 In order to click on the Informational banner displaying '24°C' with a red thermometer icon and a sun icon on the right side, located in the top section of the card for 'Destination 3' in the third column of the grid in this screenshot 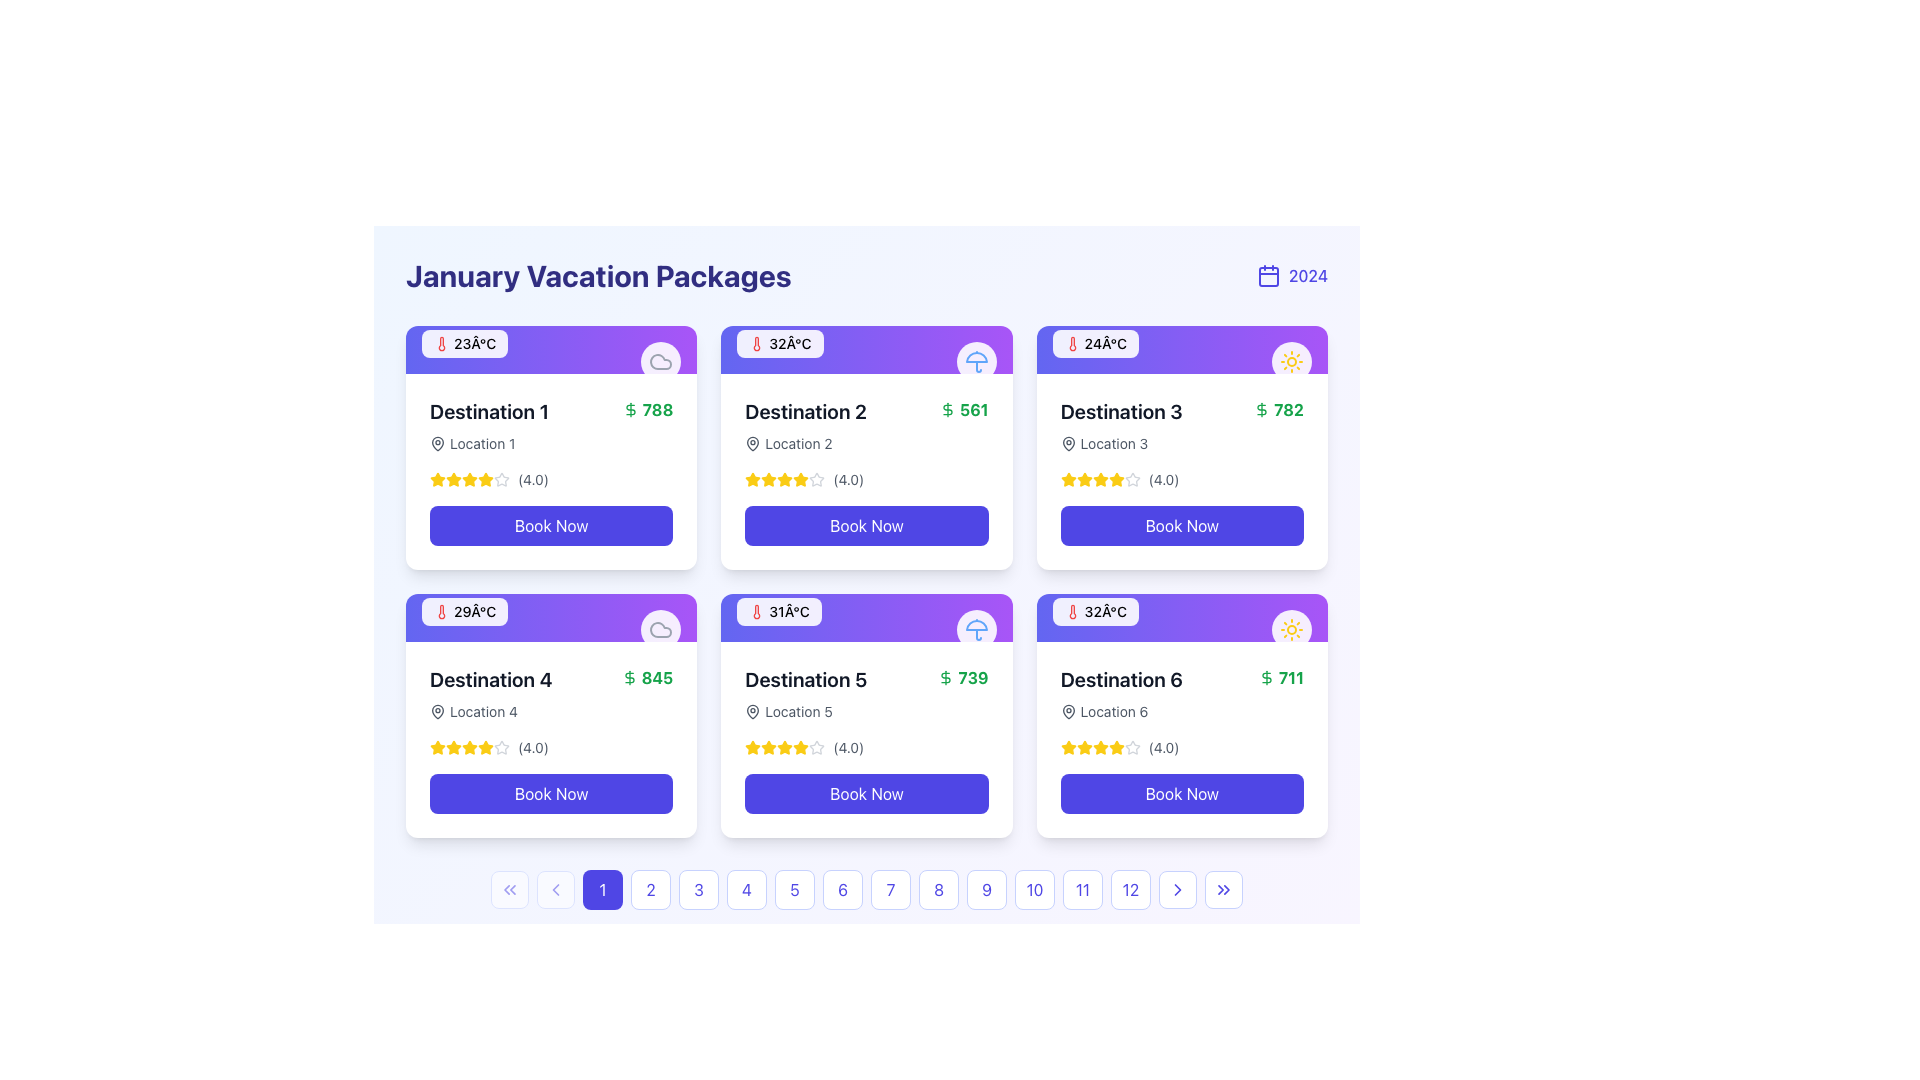, I will do `click(1182, 349)`.